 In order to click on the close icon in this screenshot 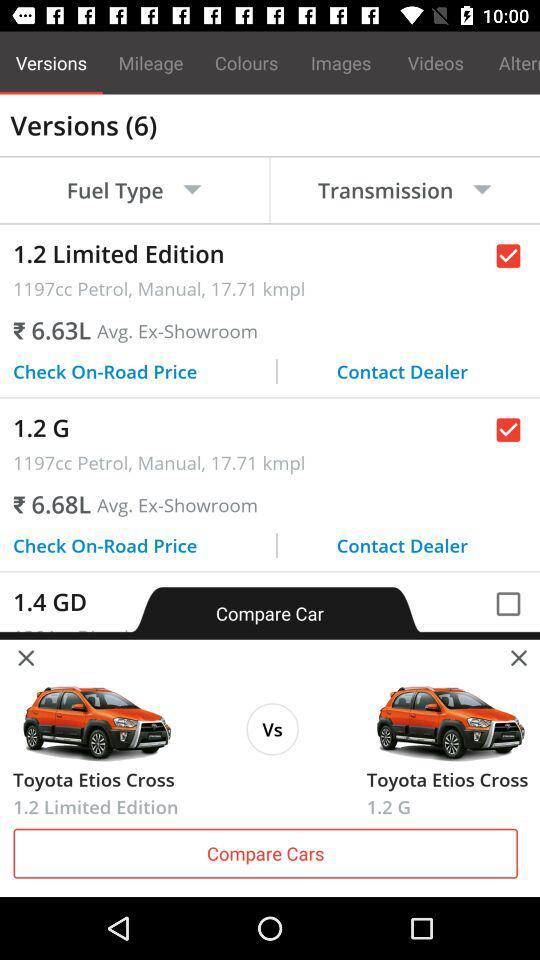, I will do `click(518, 655)`.